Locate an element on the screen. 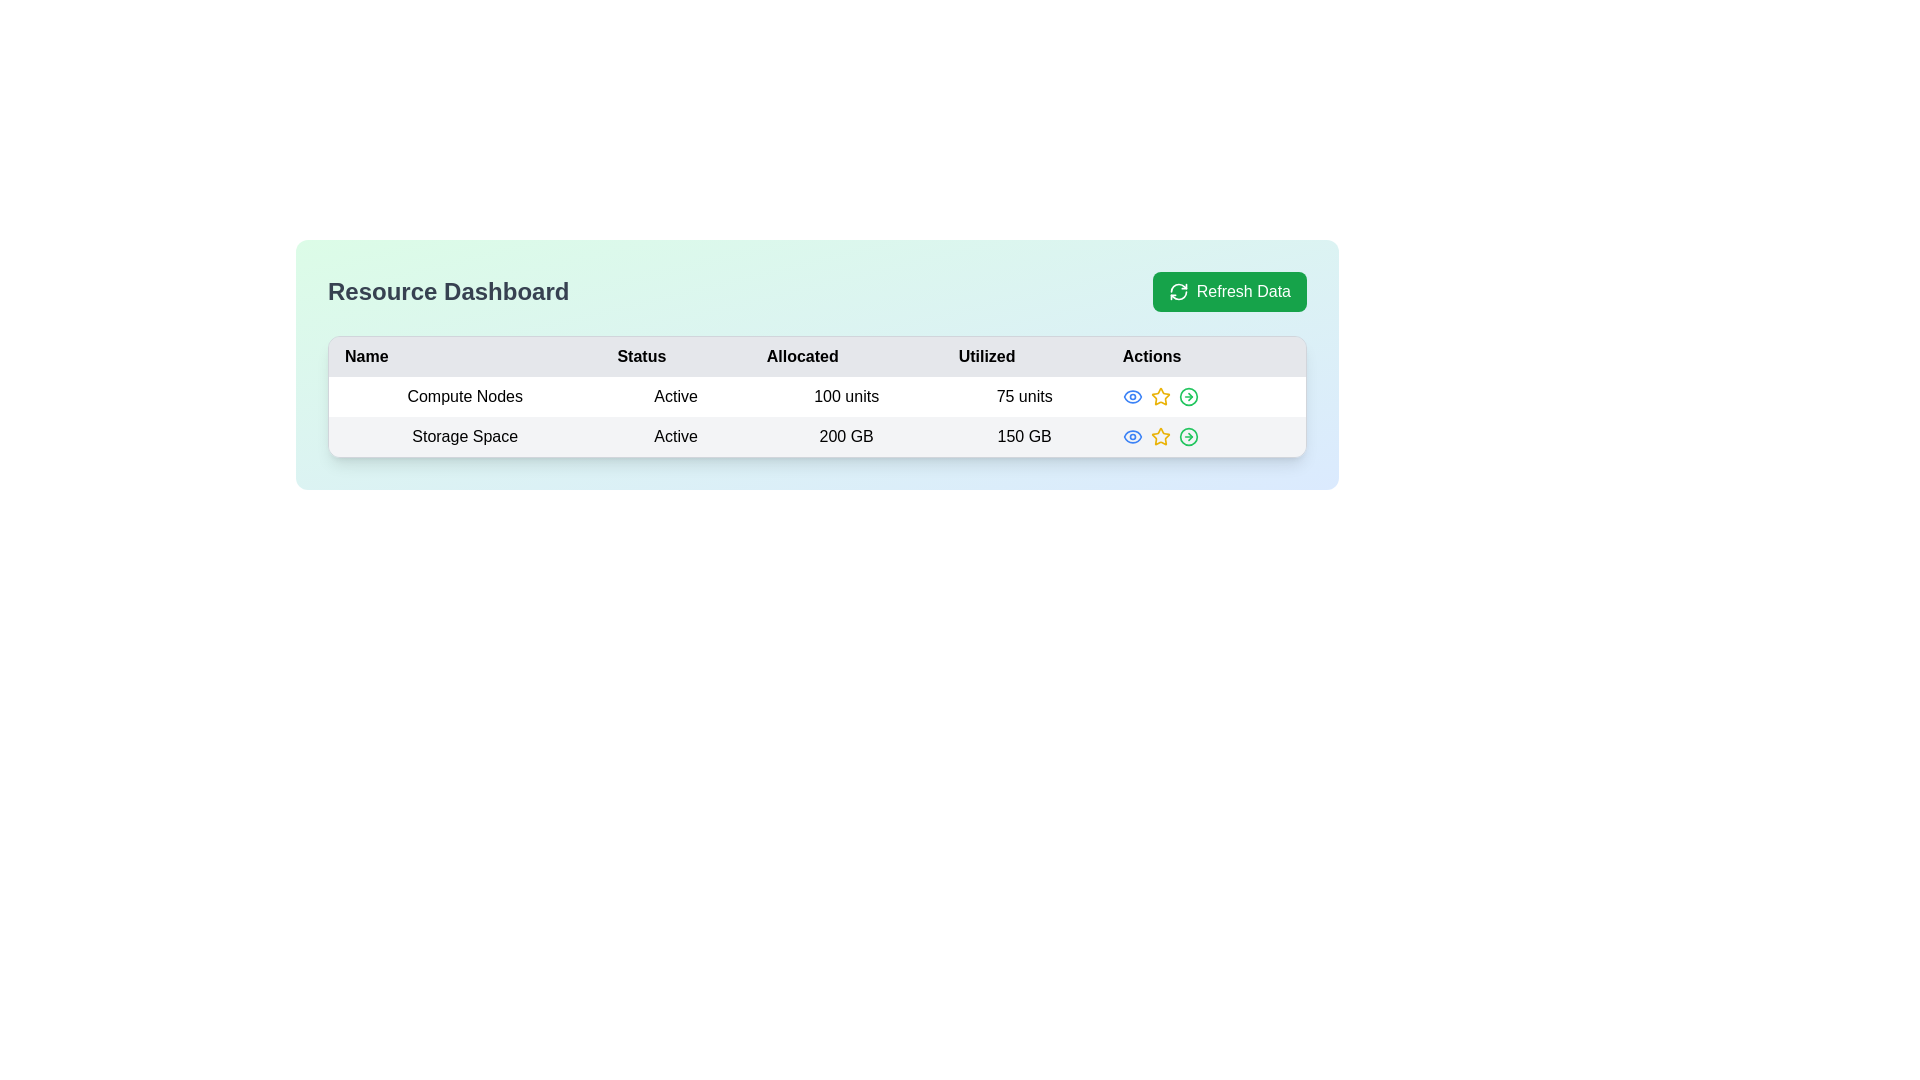 This screenshot has width=1920, height=1080. the action button in the 'Actions' column of the second row in the table, which is the rightmost cell adjacent to the 'Utilized' column displaying '150 GB' is located at coordinates (1205, 435).